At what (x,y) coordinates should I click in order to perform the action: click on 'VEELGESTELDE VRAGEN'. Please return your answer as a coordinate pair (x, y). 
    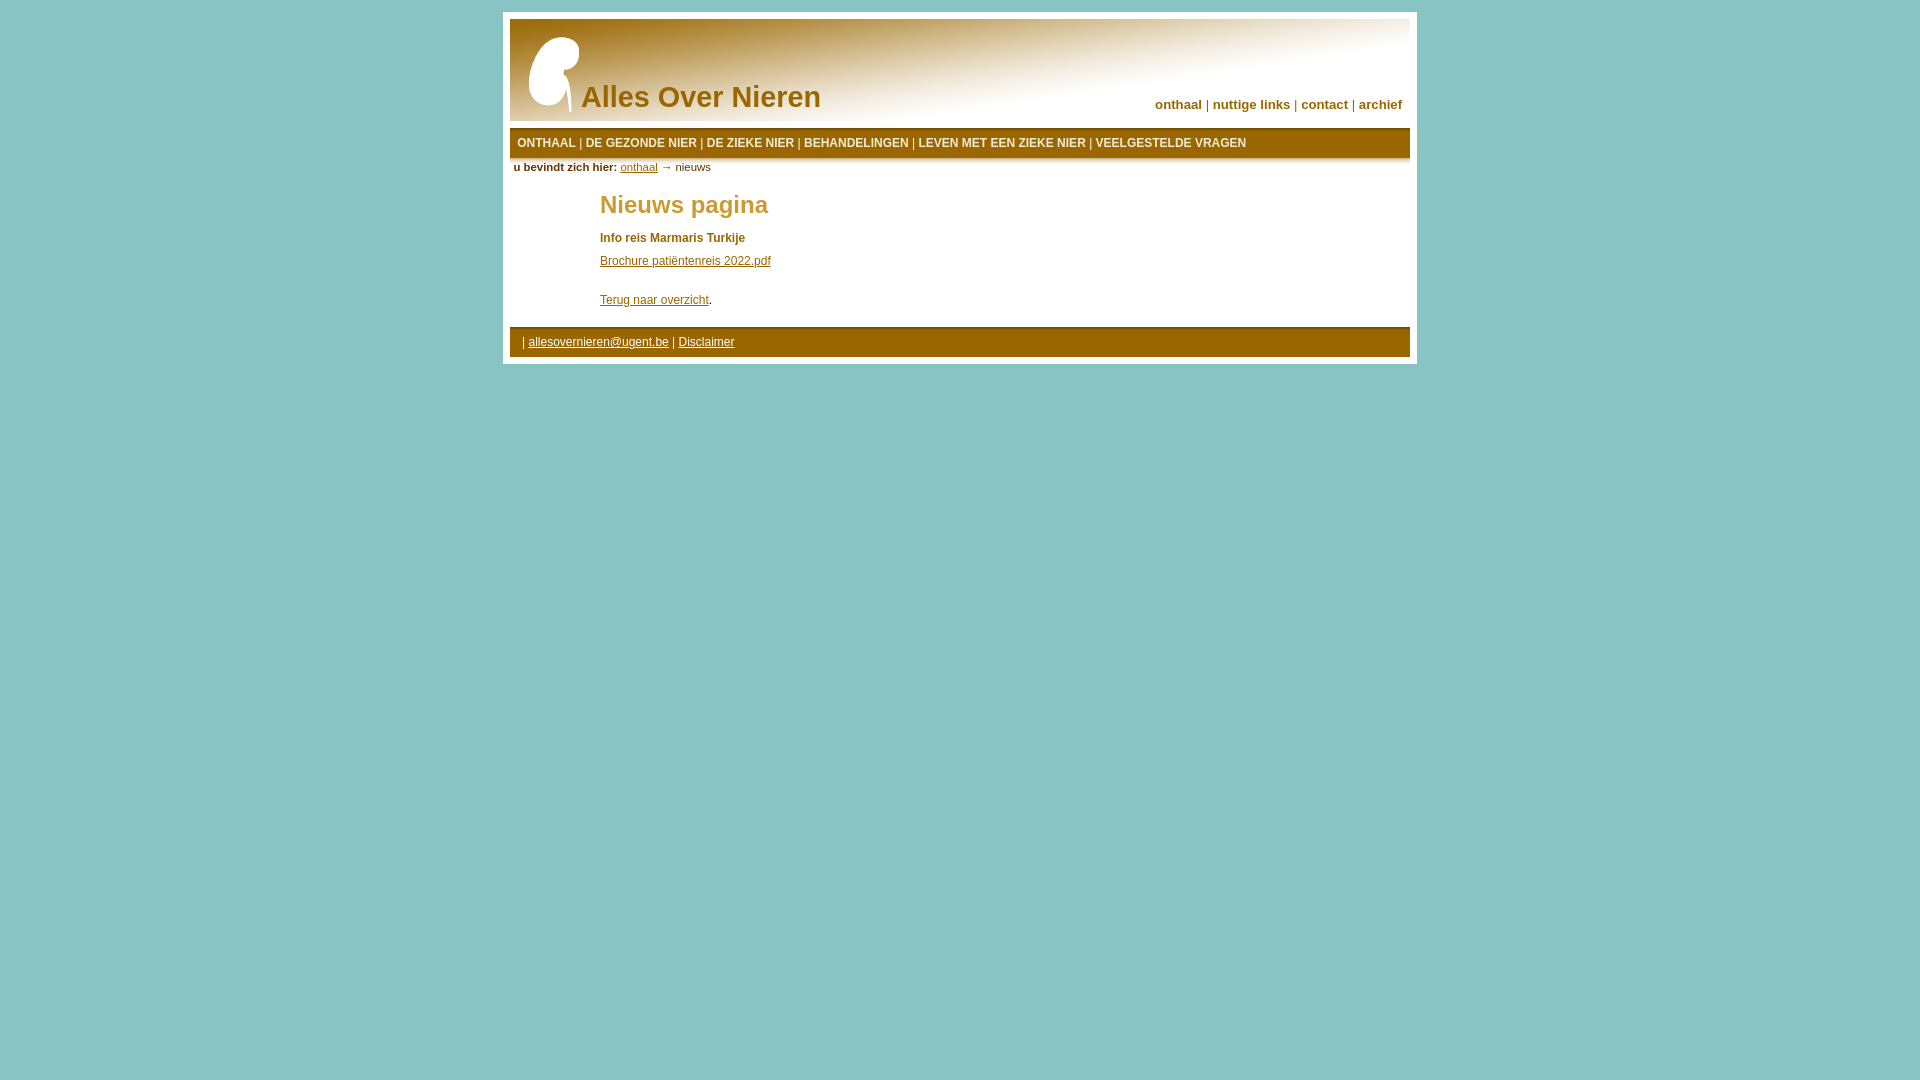
    Looking at the image, I should click on (1171, 142).